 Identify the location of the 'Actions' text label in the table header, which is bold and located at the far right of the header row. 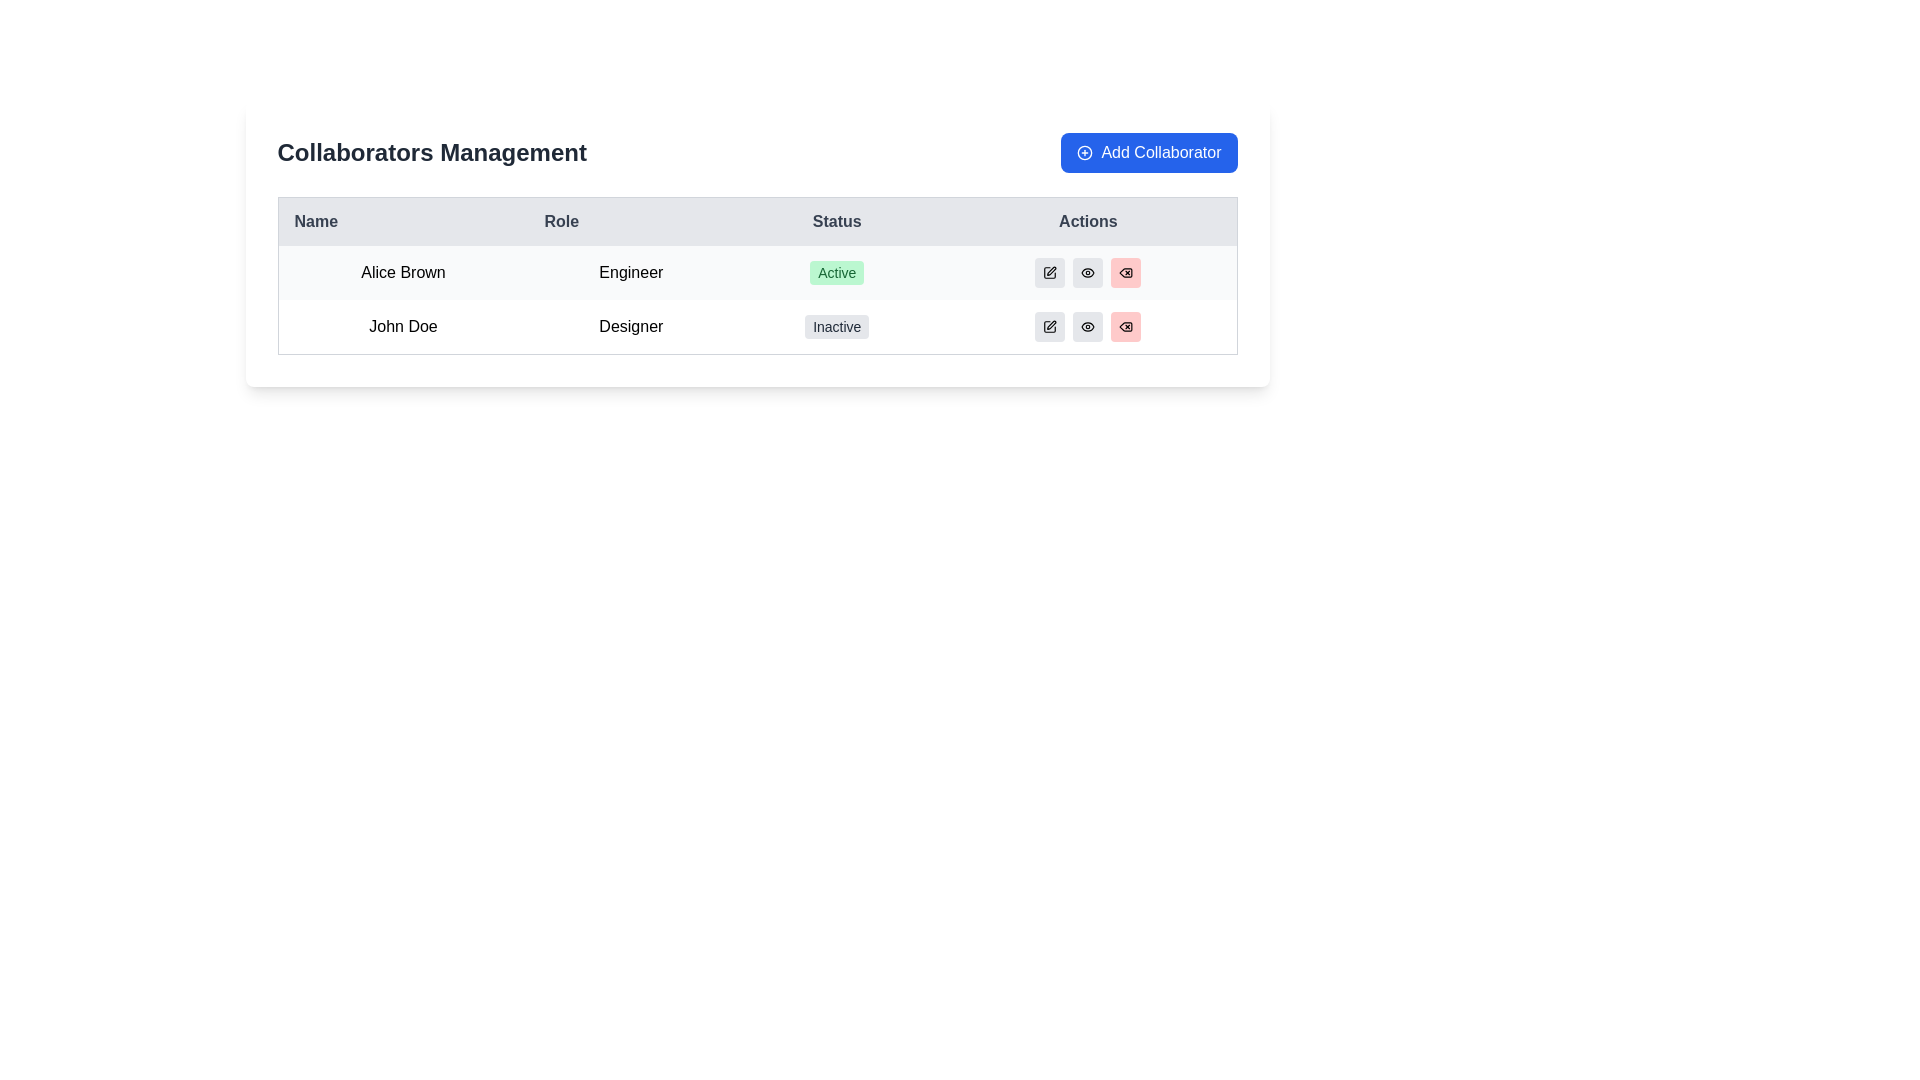
(1087, 221).